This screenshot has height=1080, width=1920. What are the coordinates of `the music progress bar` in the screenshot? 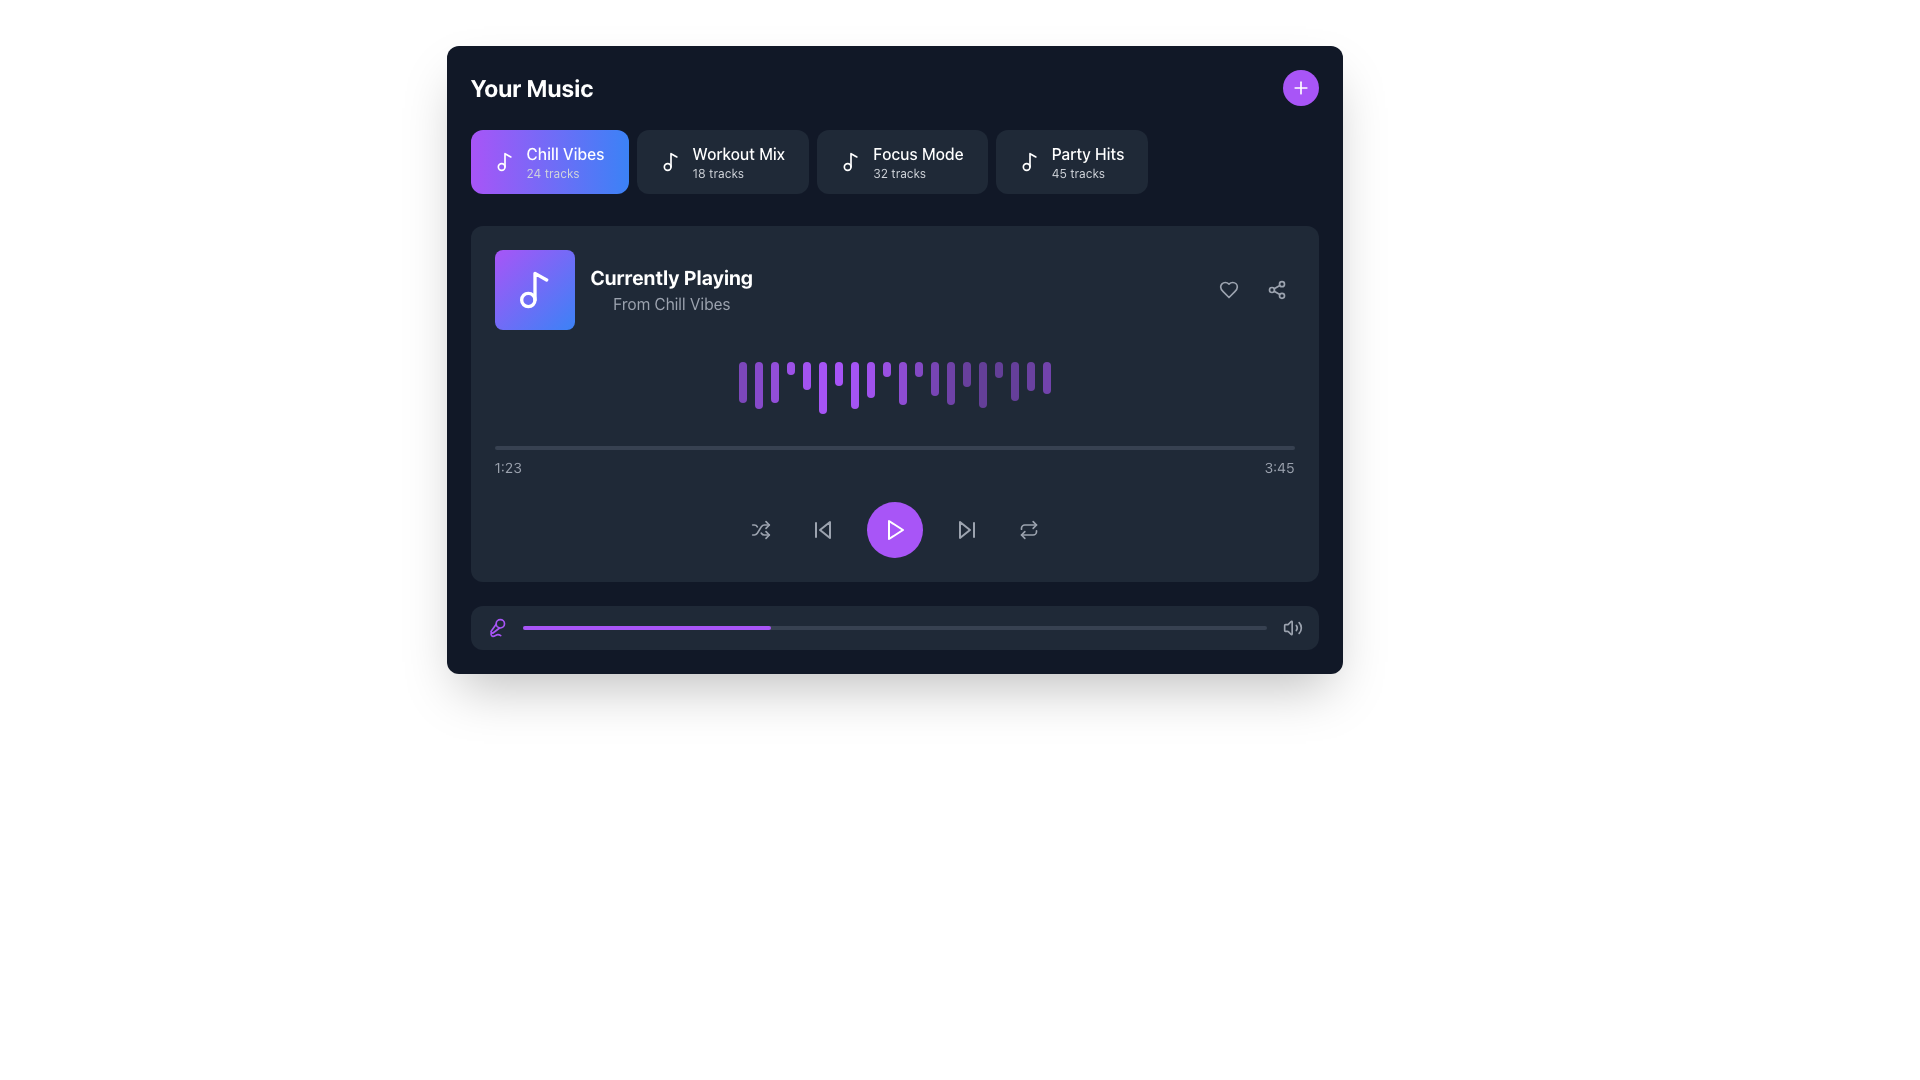 It's located at (595, 627).